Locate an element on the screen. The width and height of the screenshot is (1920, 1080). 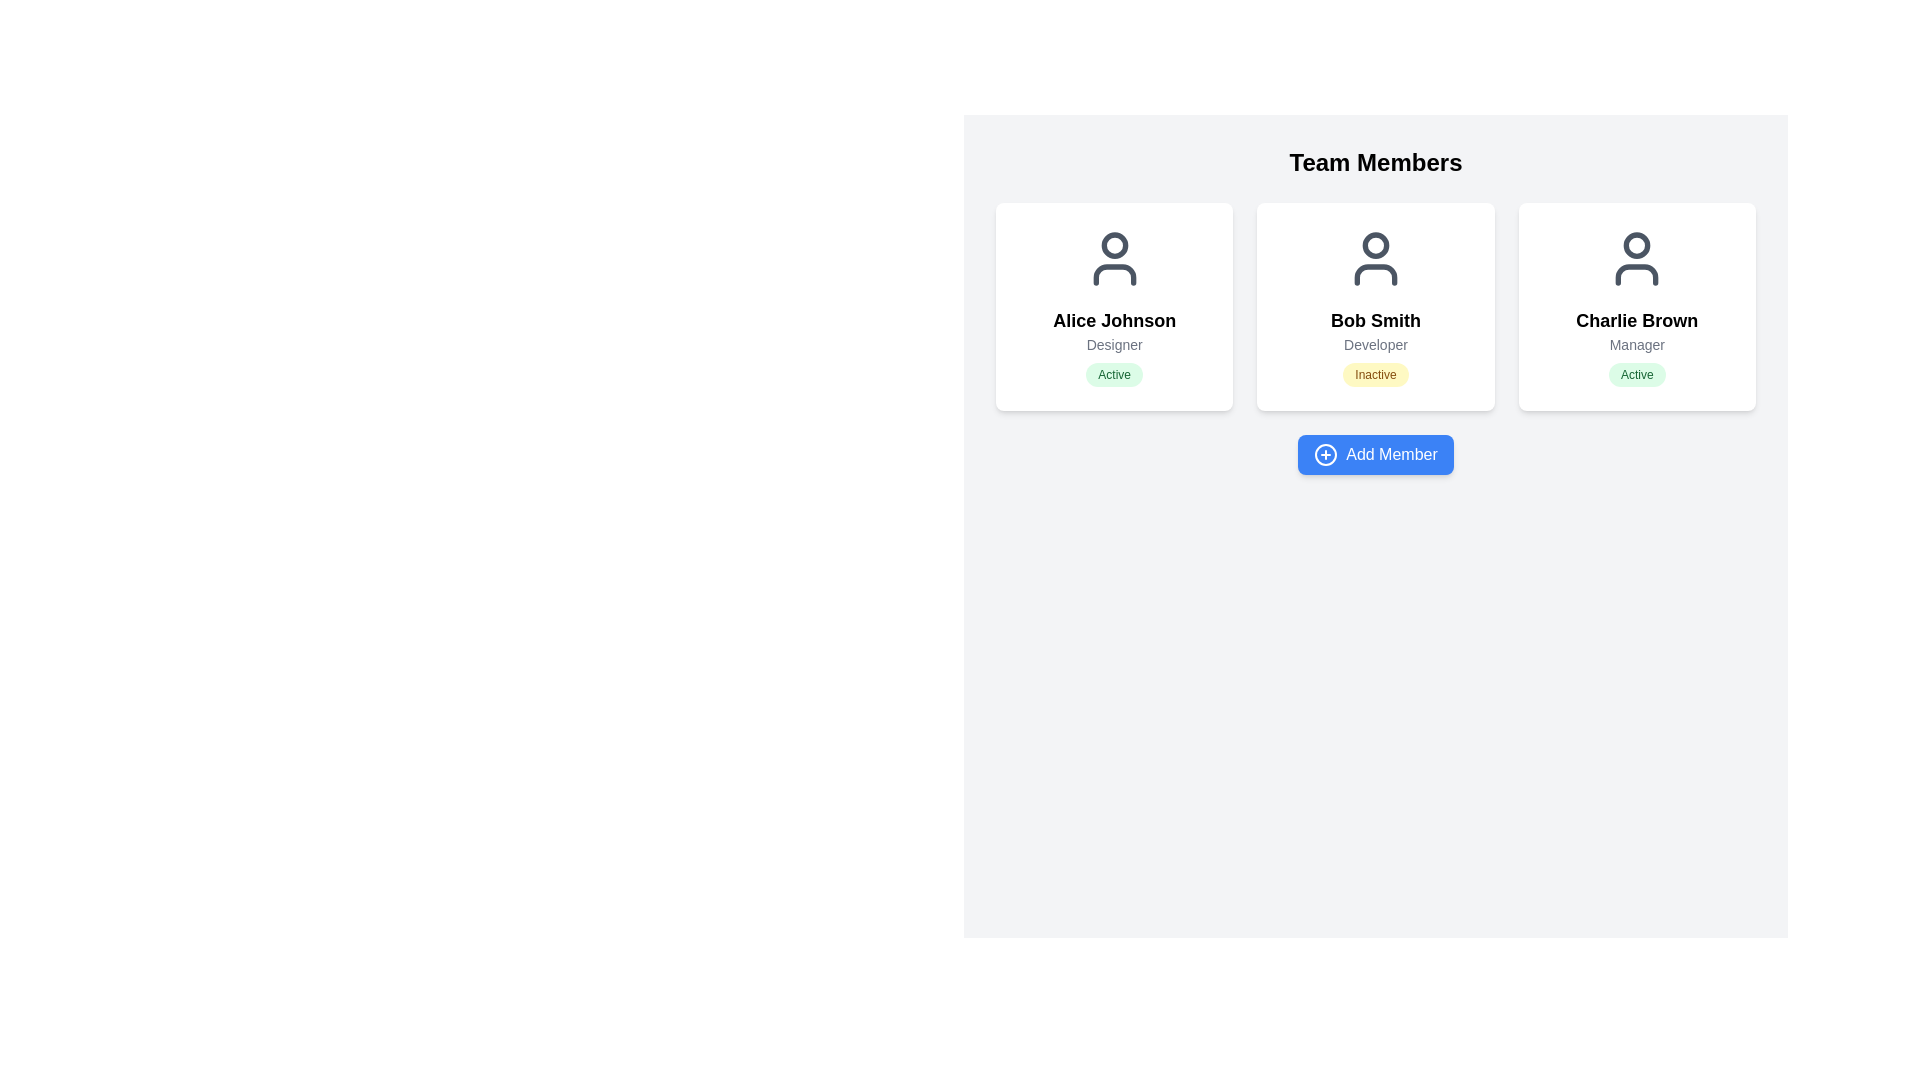
the small oval badge with light yellow background and bold text reading 'Inactive', located under the 'Developer' label in the card for 'Bob Smith' is located at coordinates (1375, 374).